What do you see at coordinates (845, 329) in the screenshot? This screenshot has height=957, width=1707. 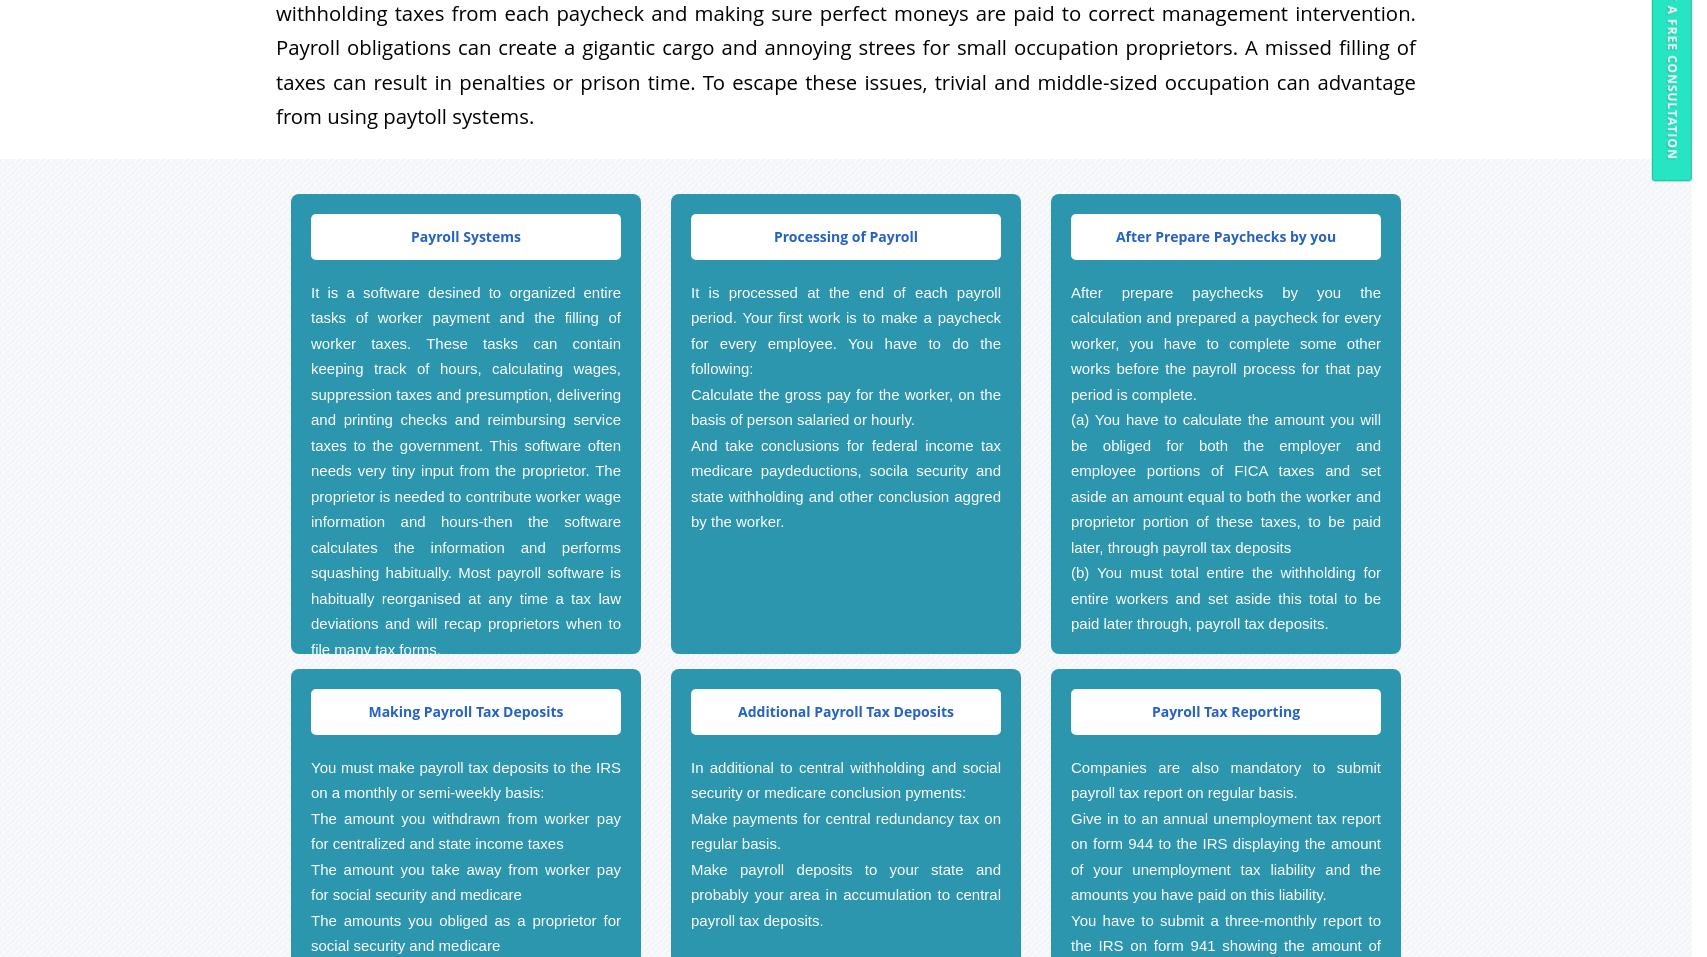 I see `'It is processed at the end of each payroll period. Your first work is to make a paycheck for every employee. You have to do the following:'` at bounding box center [845, 329].